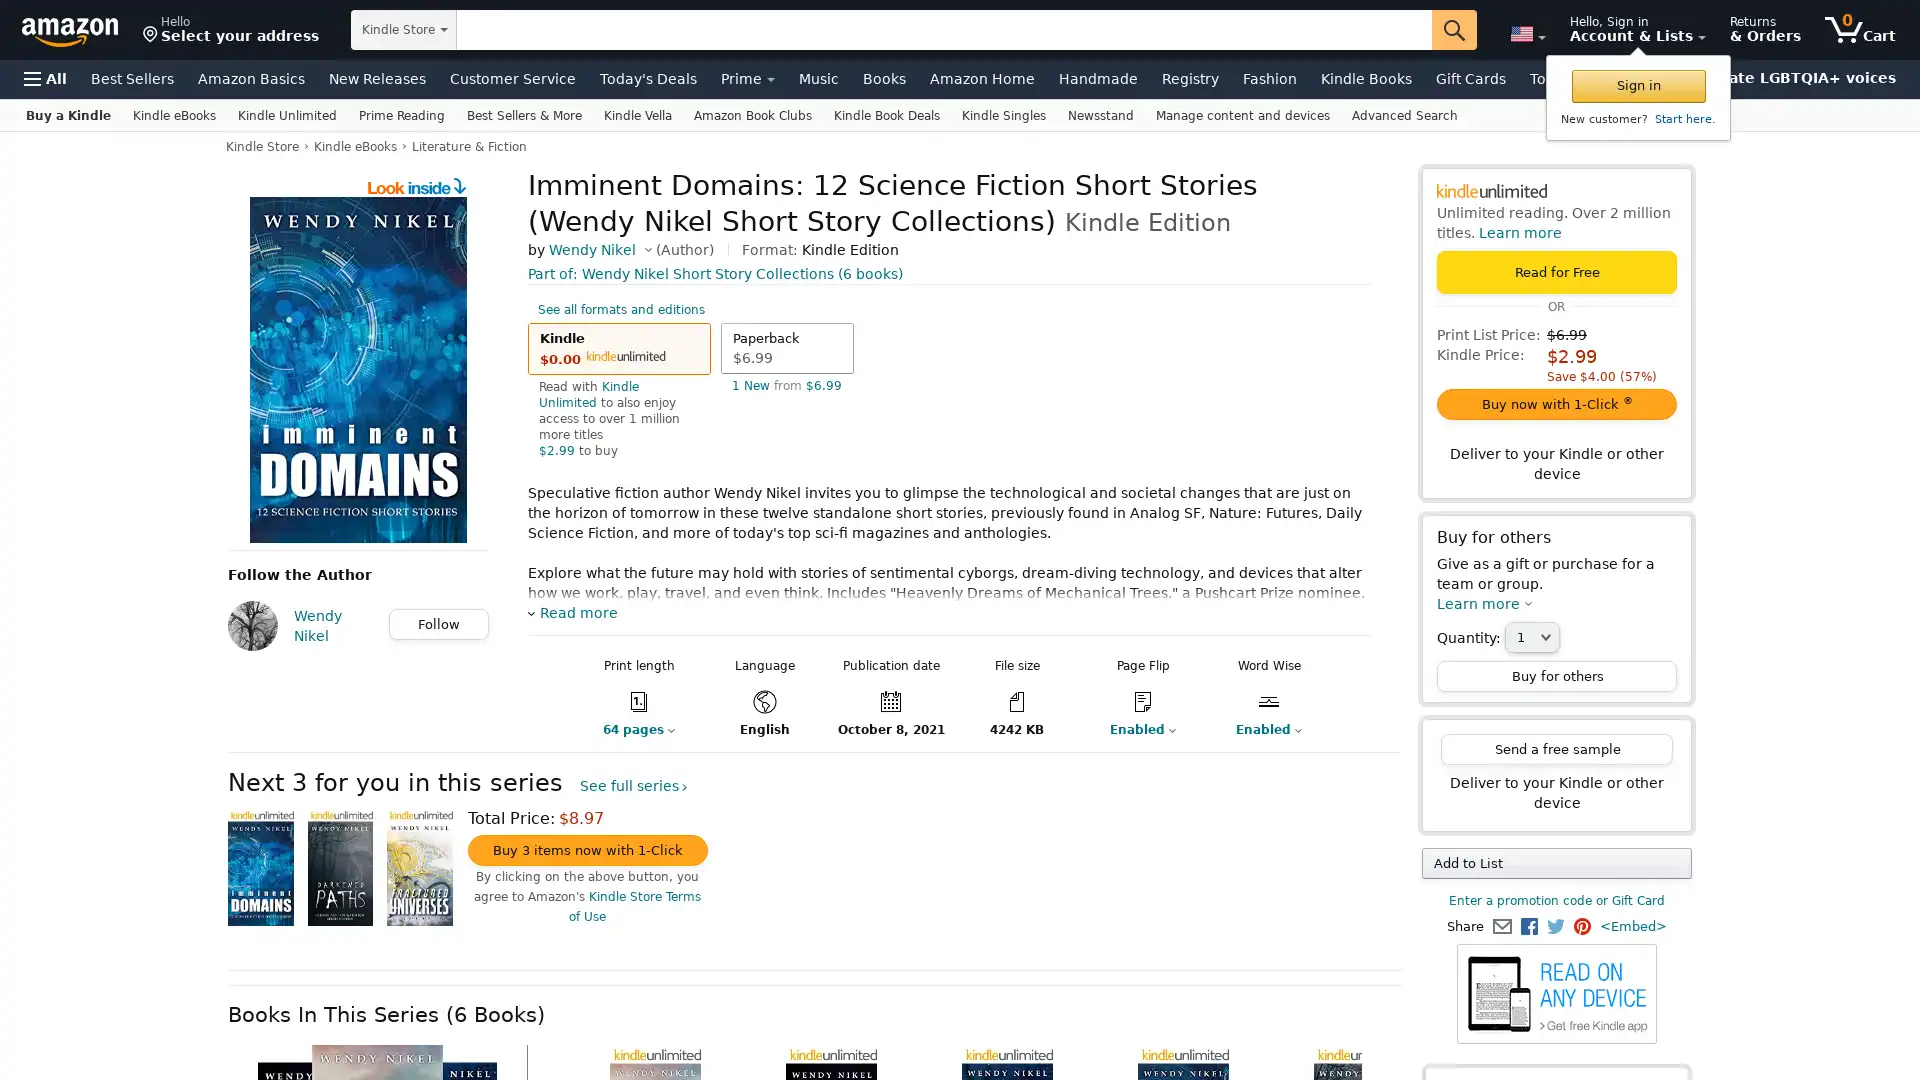 This screenshot has height=1080, width=1920. What do you see at coordinates (1484, 603) in the screenshot?
I see `Learn more` at bounding box center [1484, 603].